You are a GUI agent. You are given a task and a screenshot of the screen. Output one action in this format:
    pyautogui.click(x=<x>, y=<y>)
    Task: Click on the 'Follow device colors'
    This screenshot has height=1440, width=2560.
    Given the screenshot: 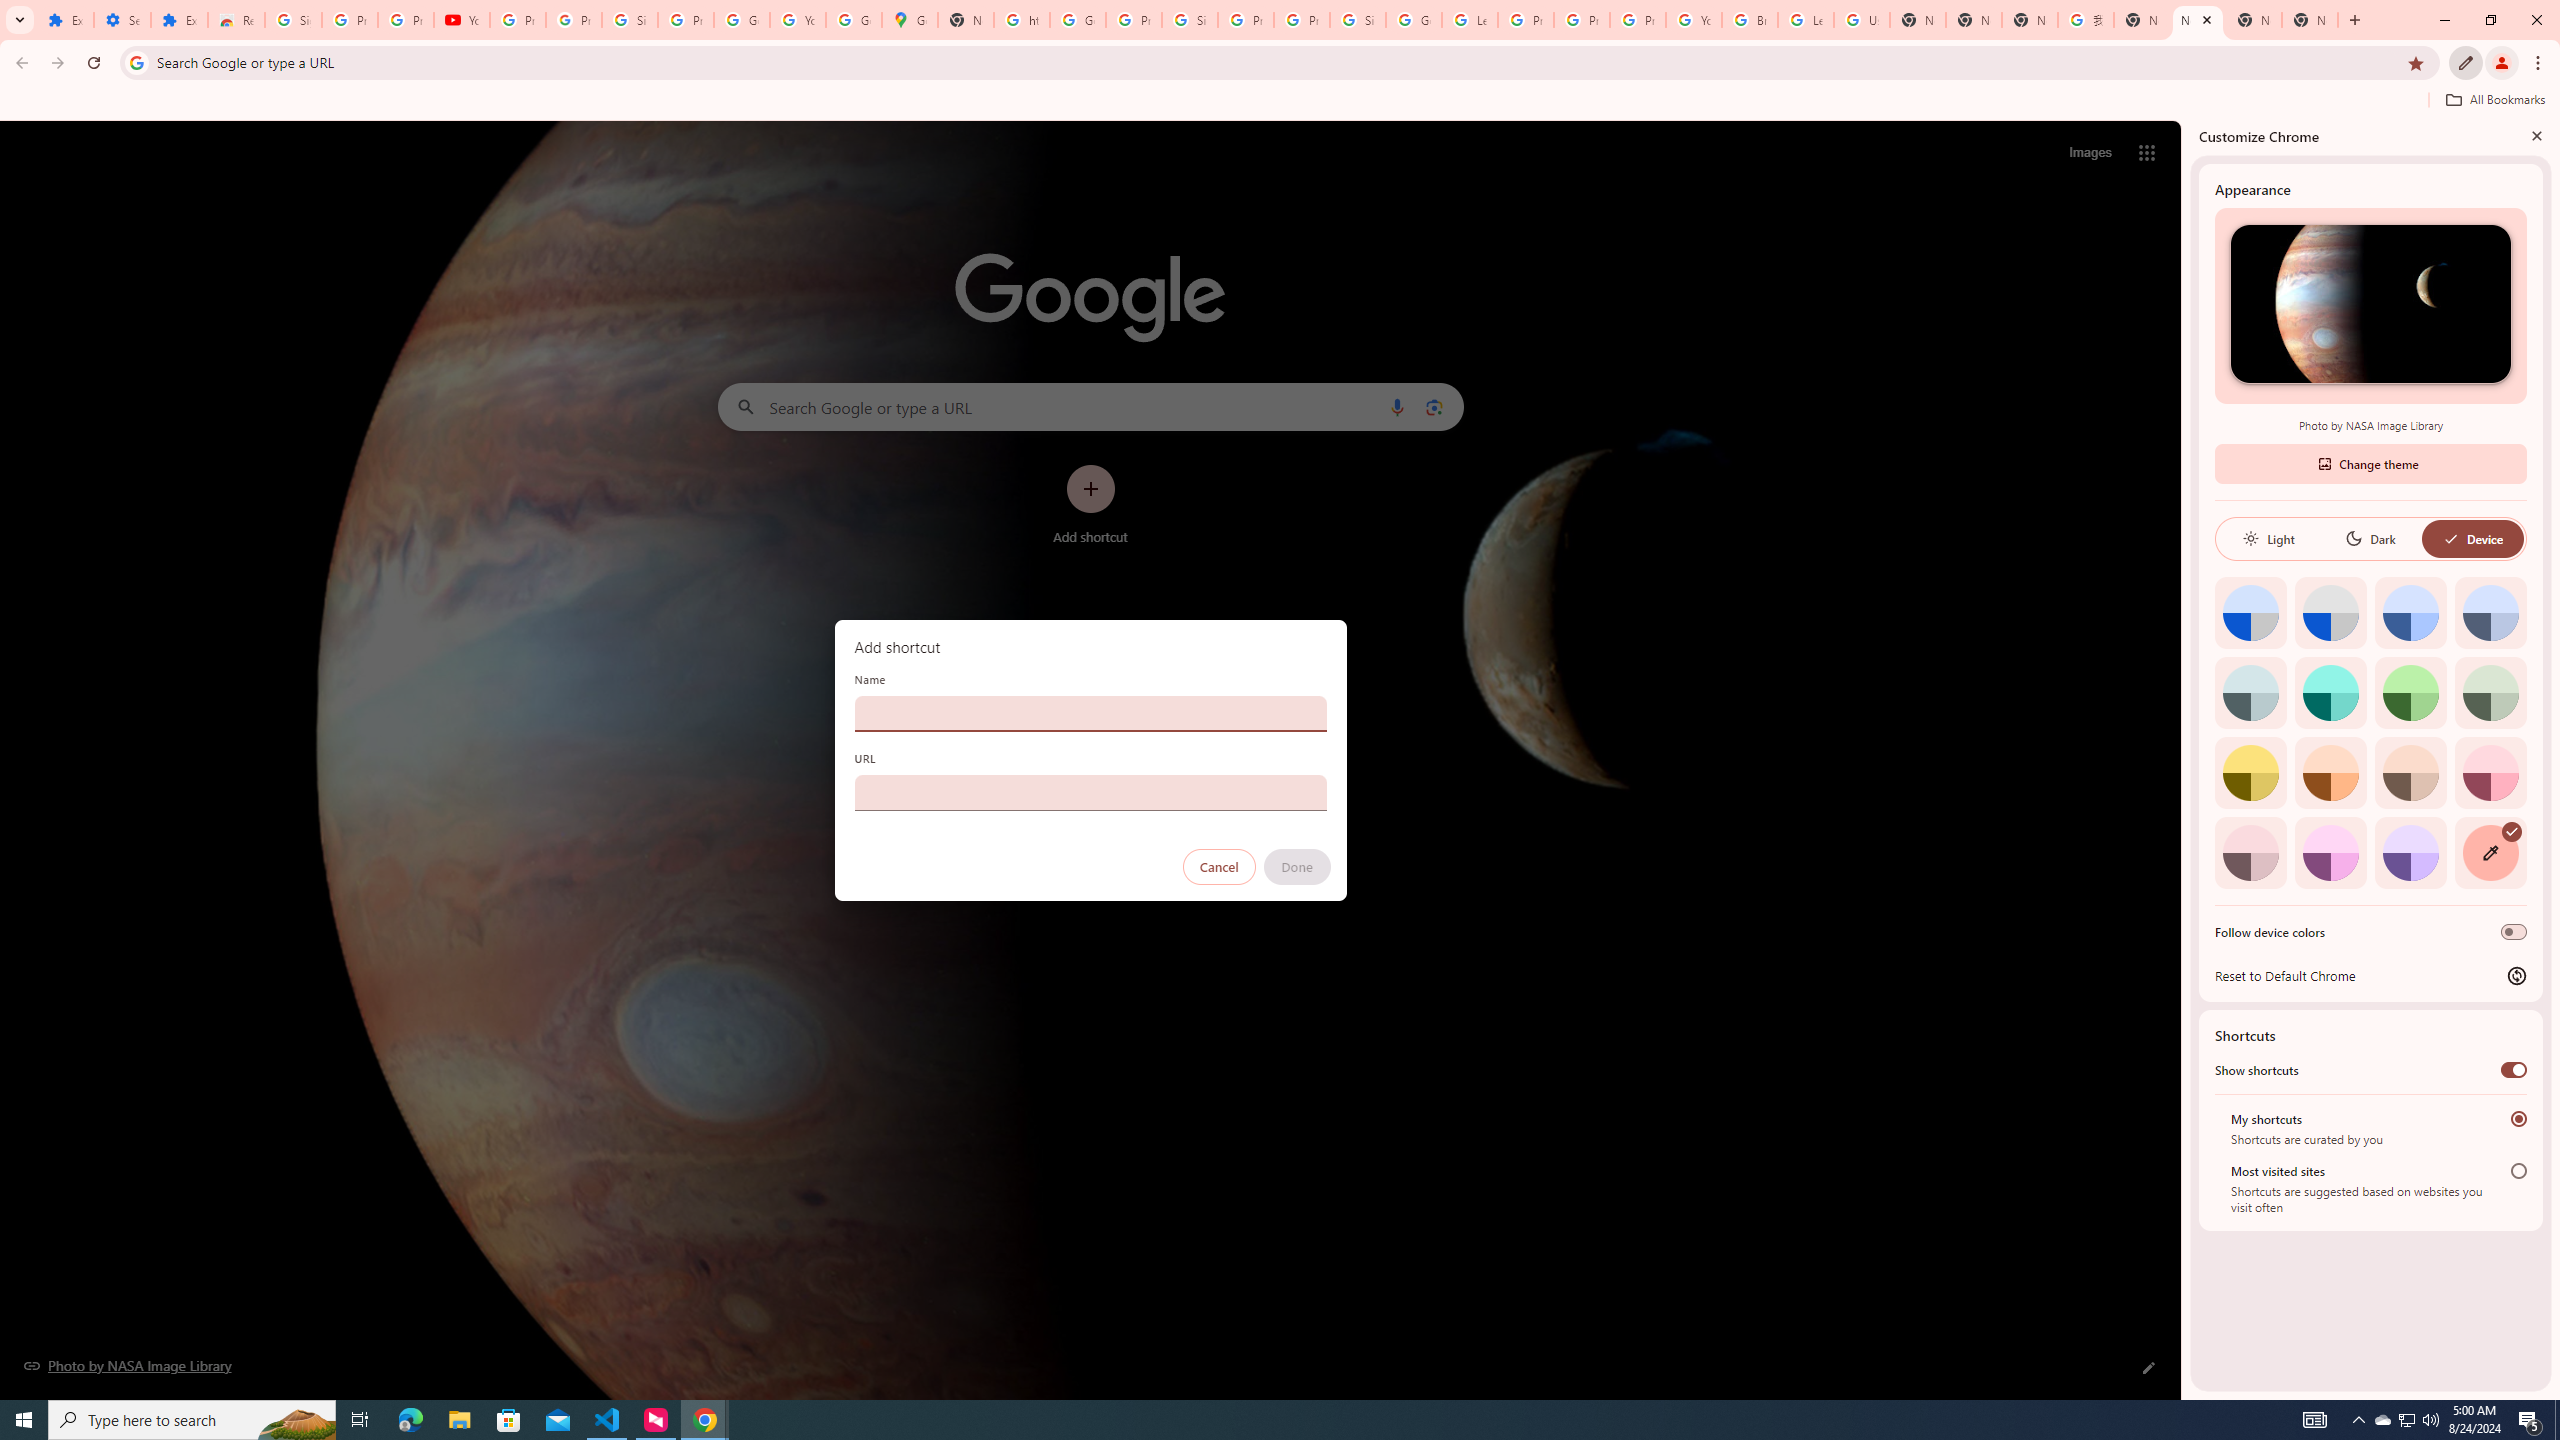 What is the action you would take?
    pyautogui.click(x=2512, y=930)
    